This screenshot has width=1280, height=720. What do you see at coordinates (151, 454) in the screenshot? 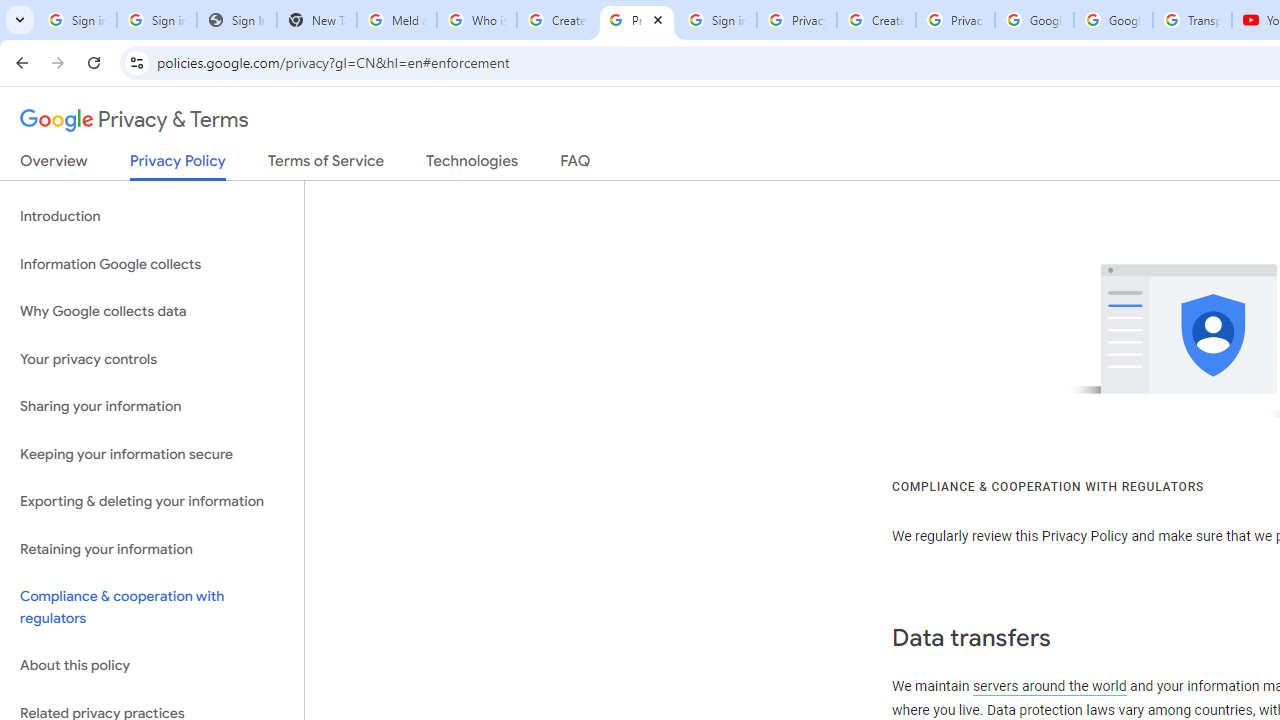
I see `'Keeping your information secure'` at bounding box center [151, 454].